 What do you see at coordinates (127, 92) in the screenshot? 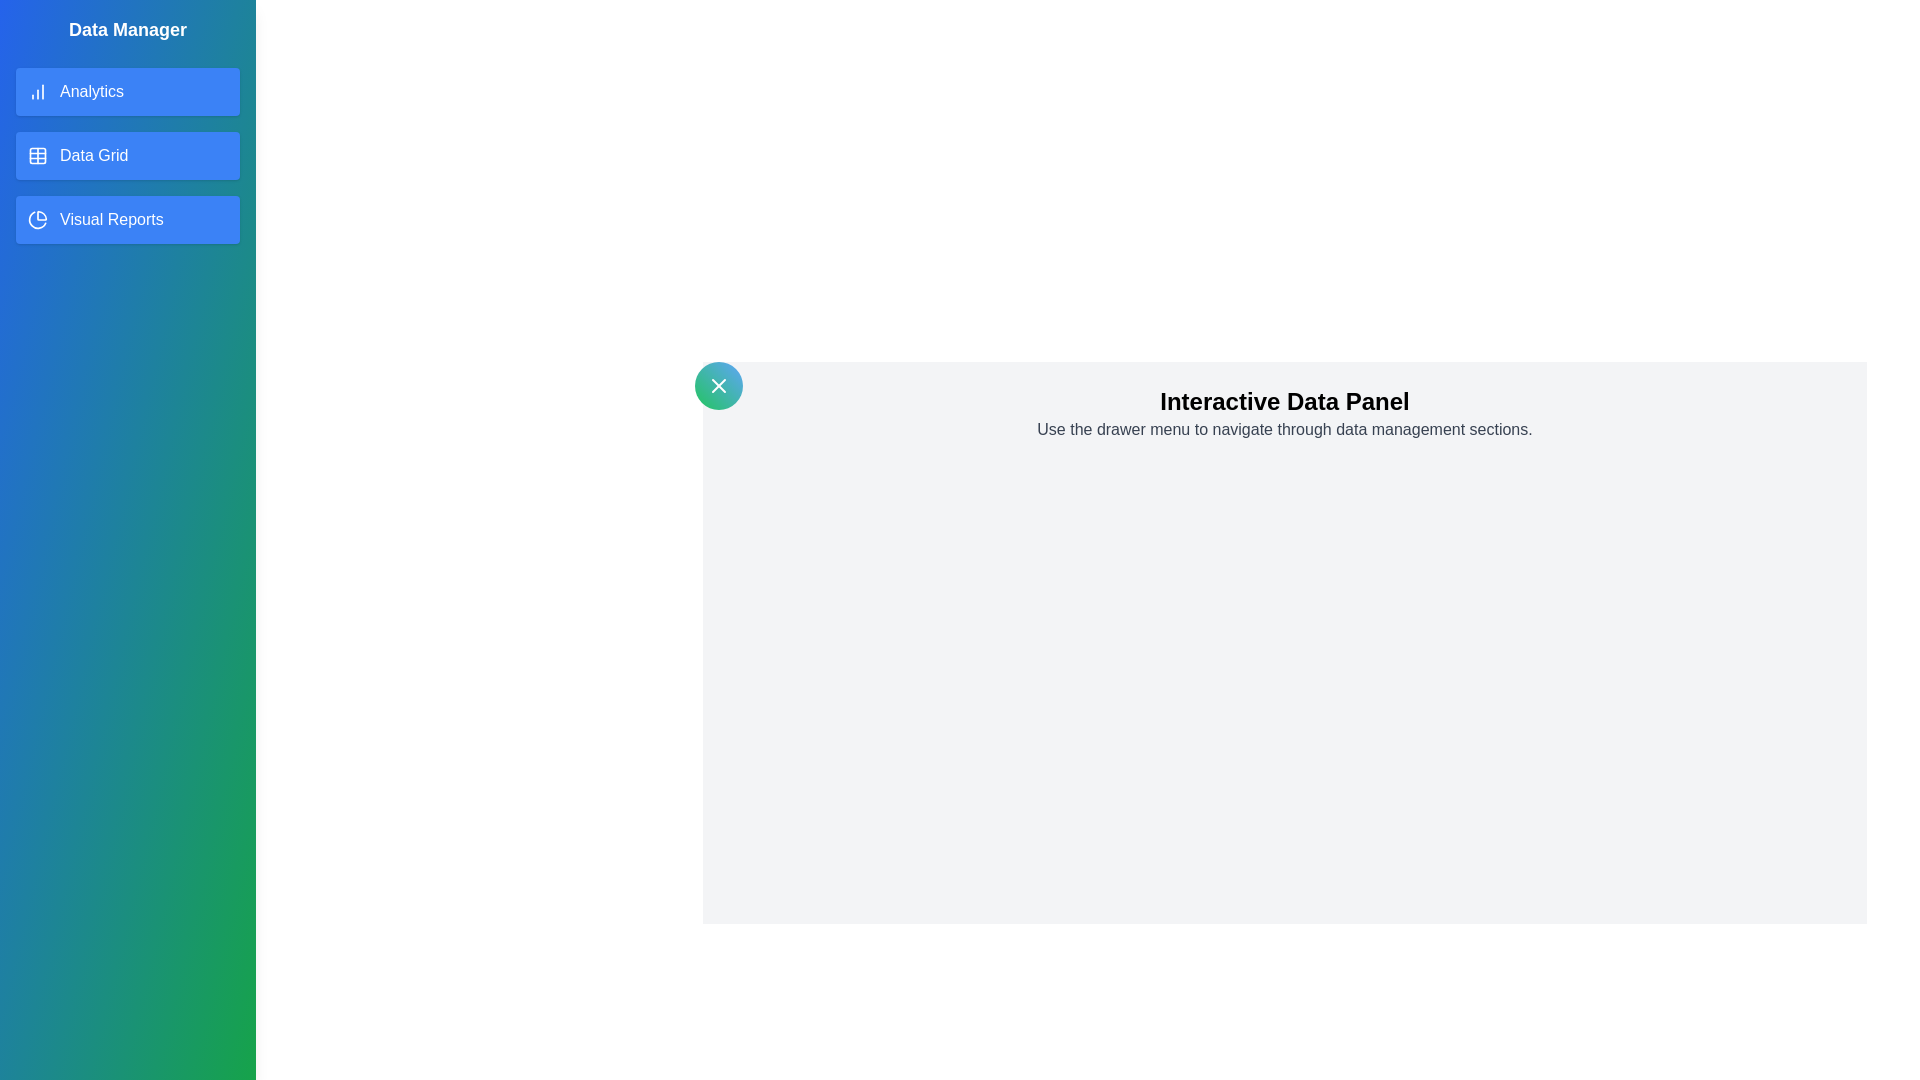
I see `the item Analytics in the drawer list` at bounding box center [127, 92].